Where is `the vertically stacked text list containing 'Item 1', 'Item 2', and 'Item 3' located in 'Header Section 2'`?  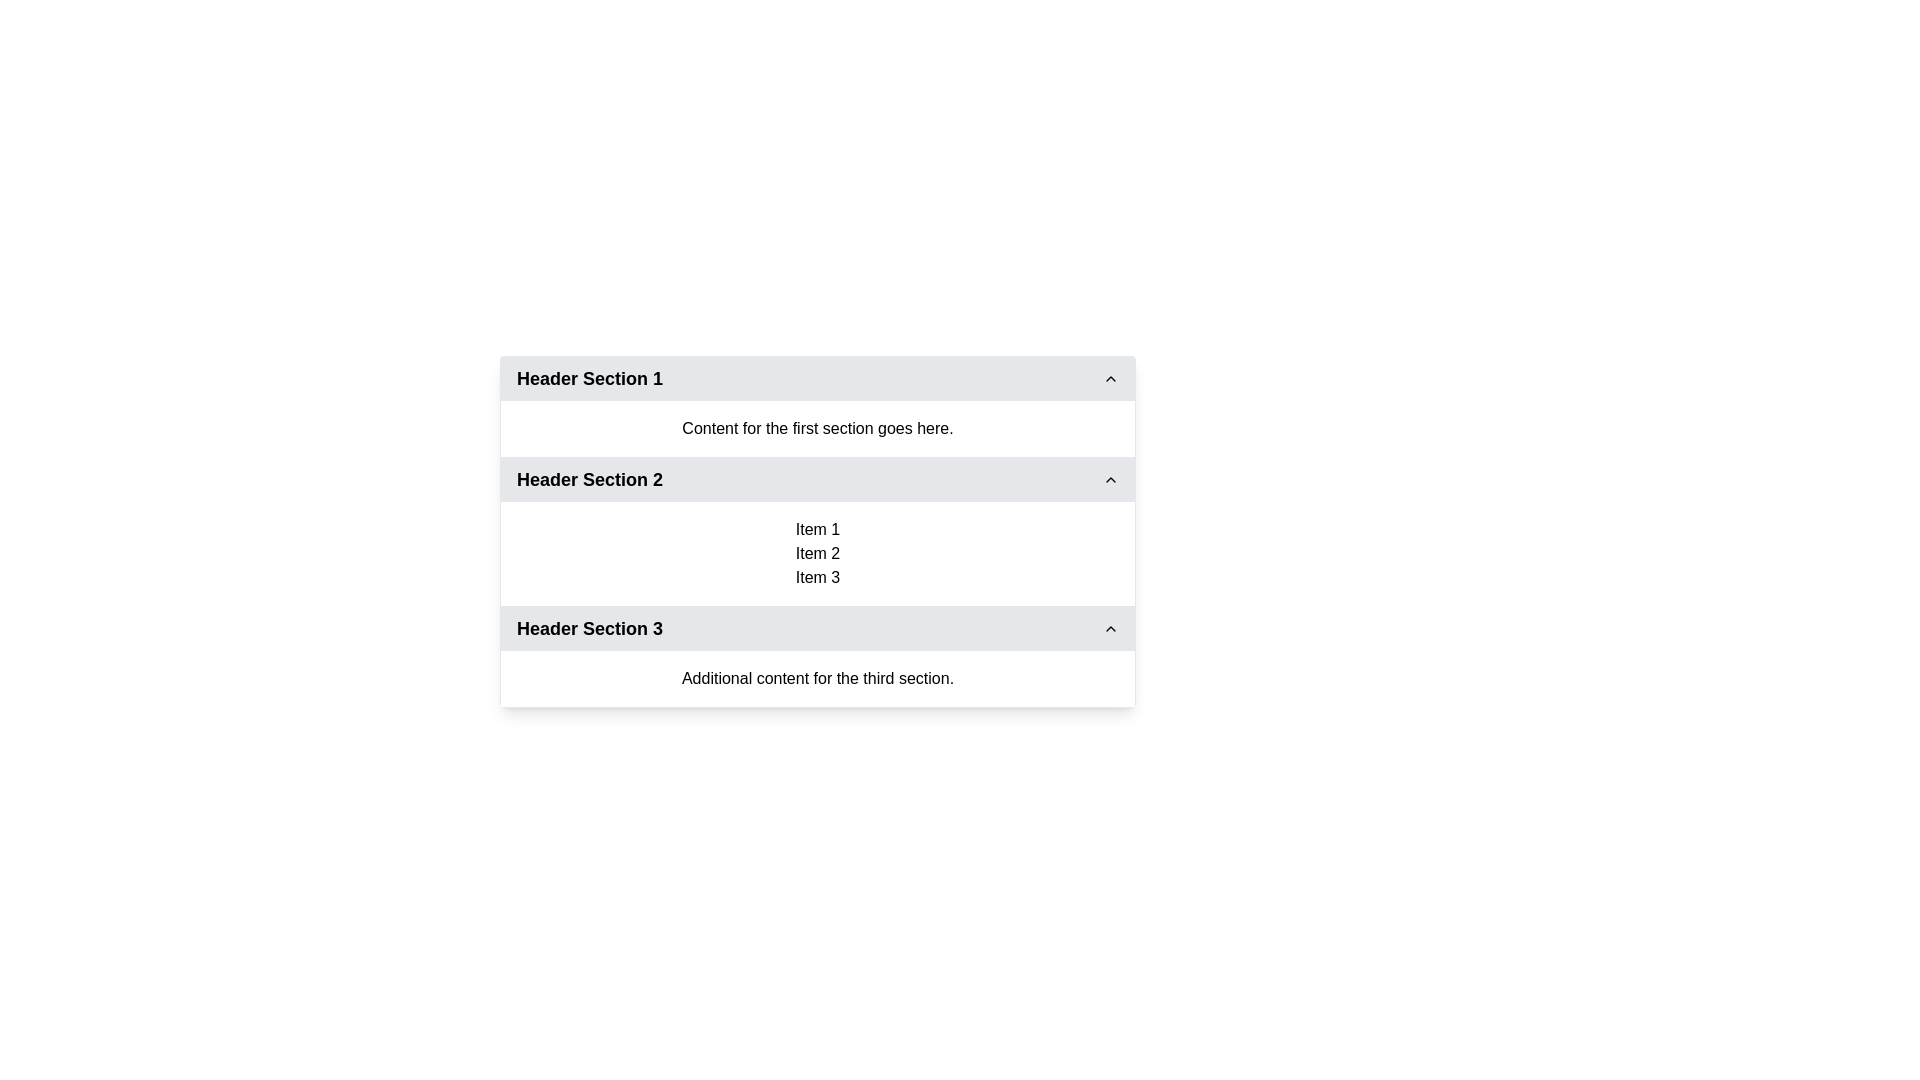 the vertically stacked text list containing 'Item 1', 'Item 2', and 'Item 3' located in 'Header Section 2' is located at coordinates (817, 554).